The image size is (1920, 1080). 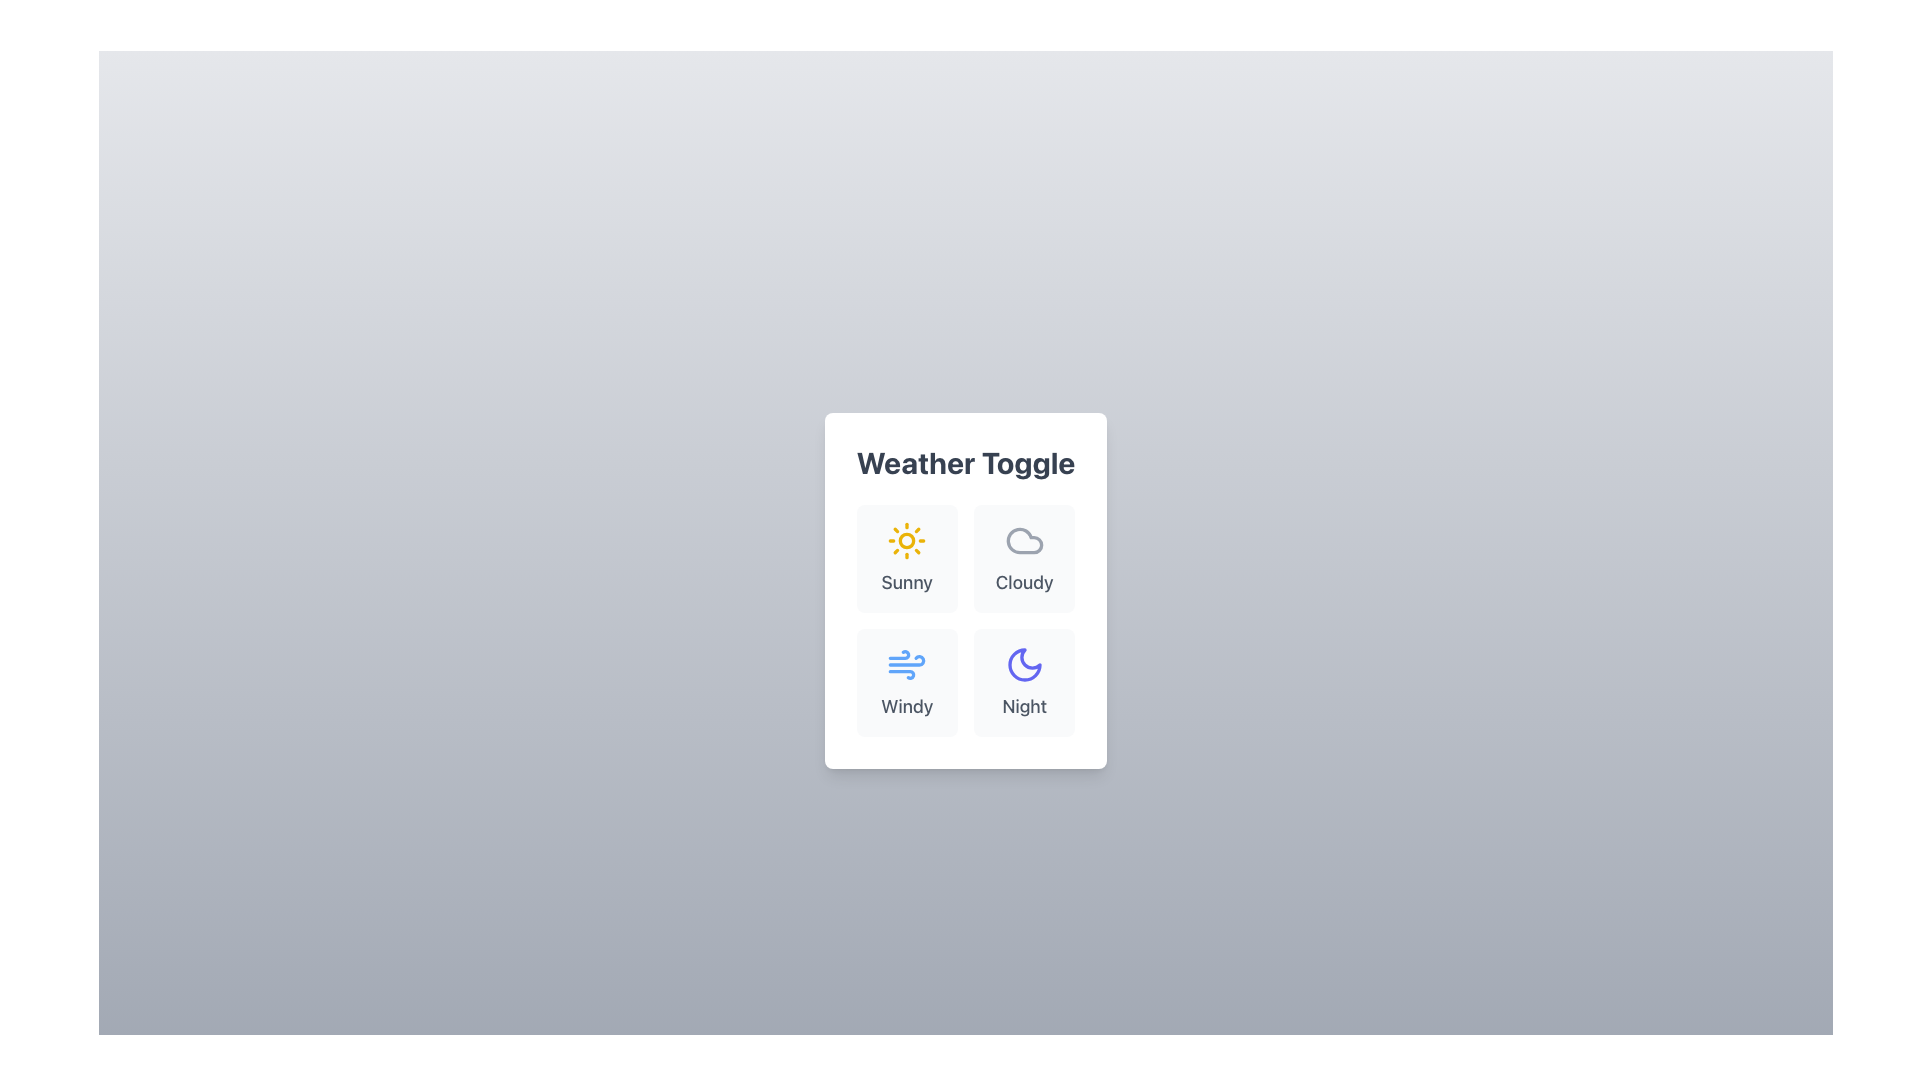 I want to click on the cloud icon located in the second cell of the weather toggle grid, above the label 'Cloudy', so click(x=1024, y=540).